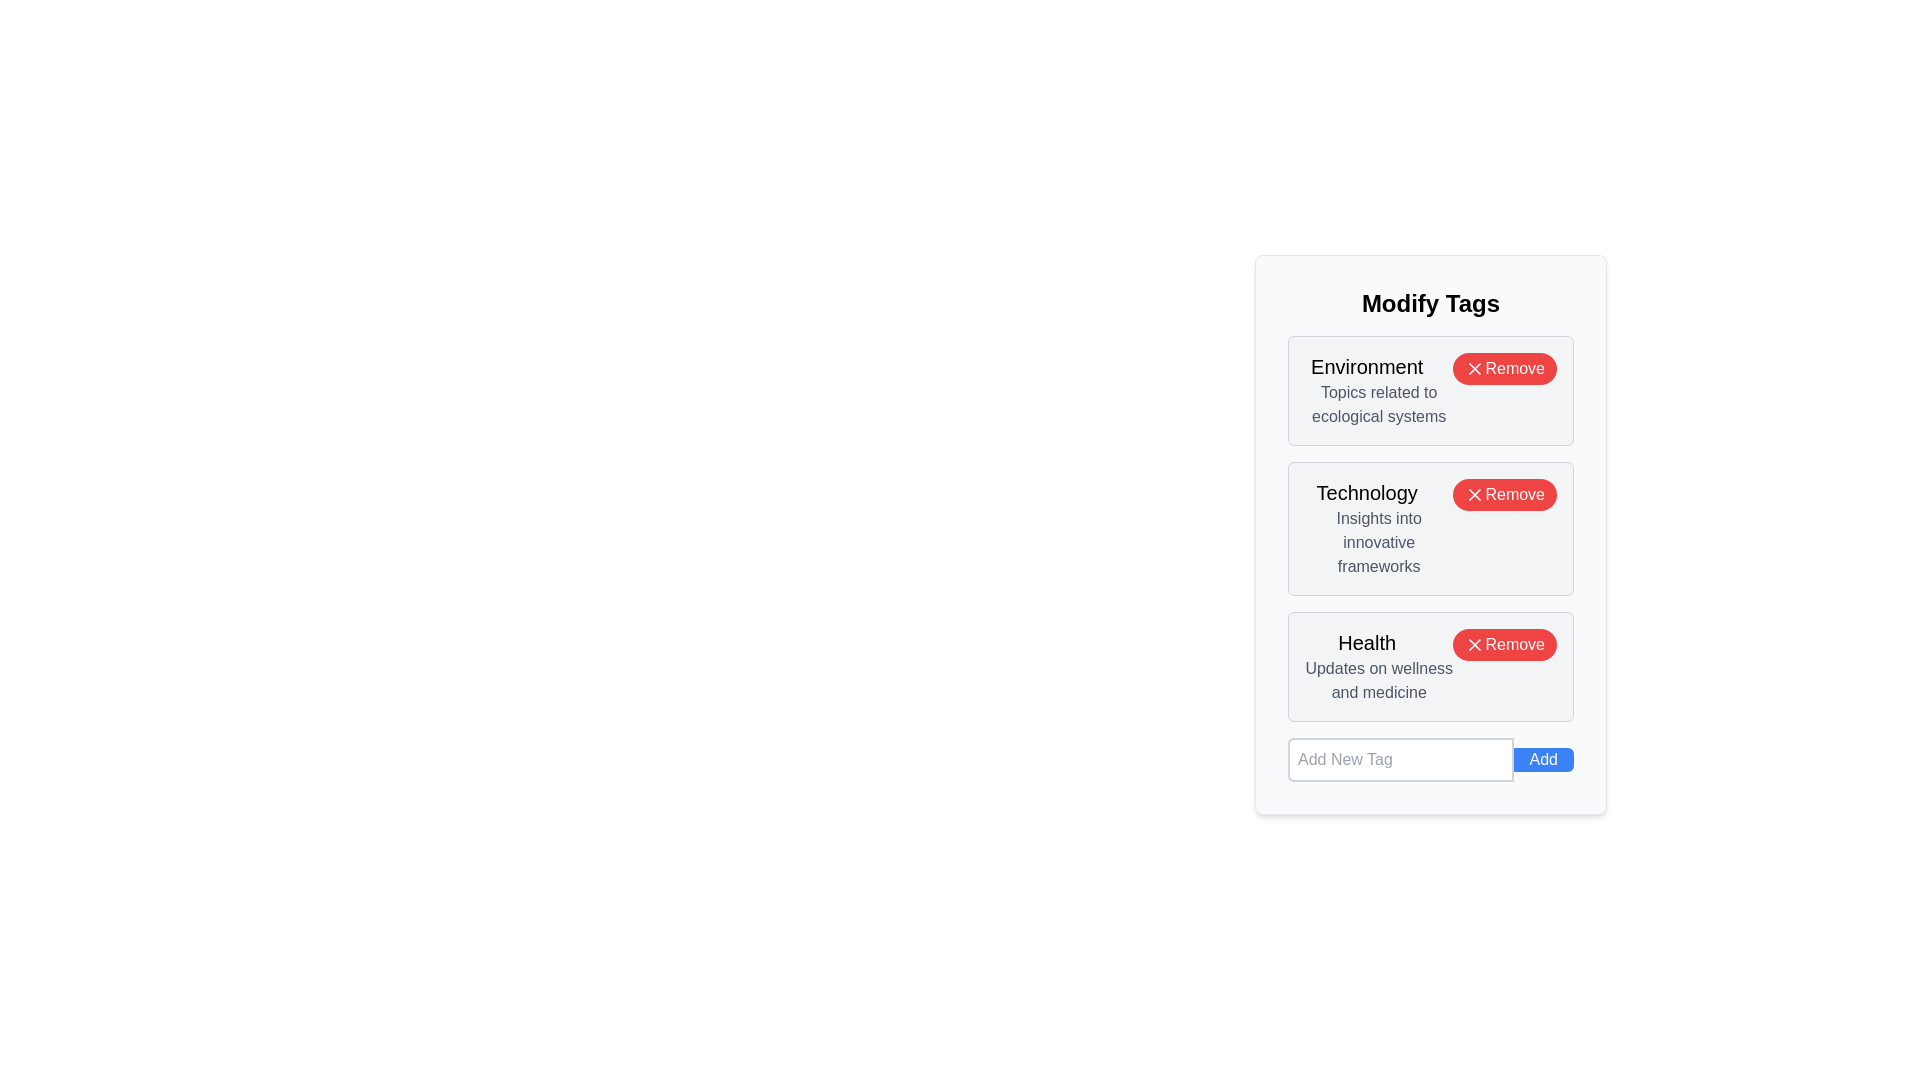 The height and width of the screenshot is (1080, 1920). What do you see at coordinates (1505, 644) in the screenshot?
I see `the 'Remove' button next to the tag with label Health` at bounding box center [1505, 644].